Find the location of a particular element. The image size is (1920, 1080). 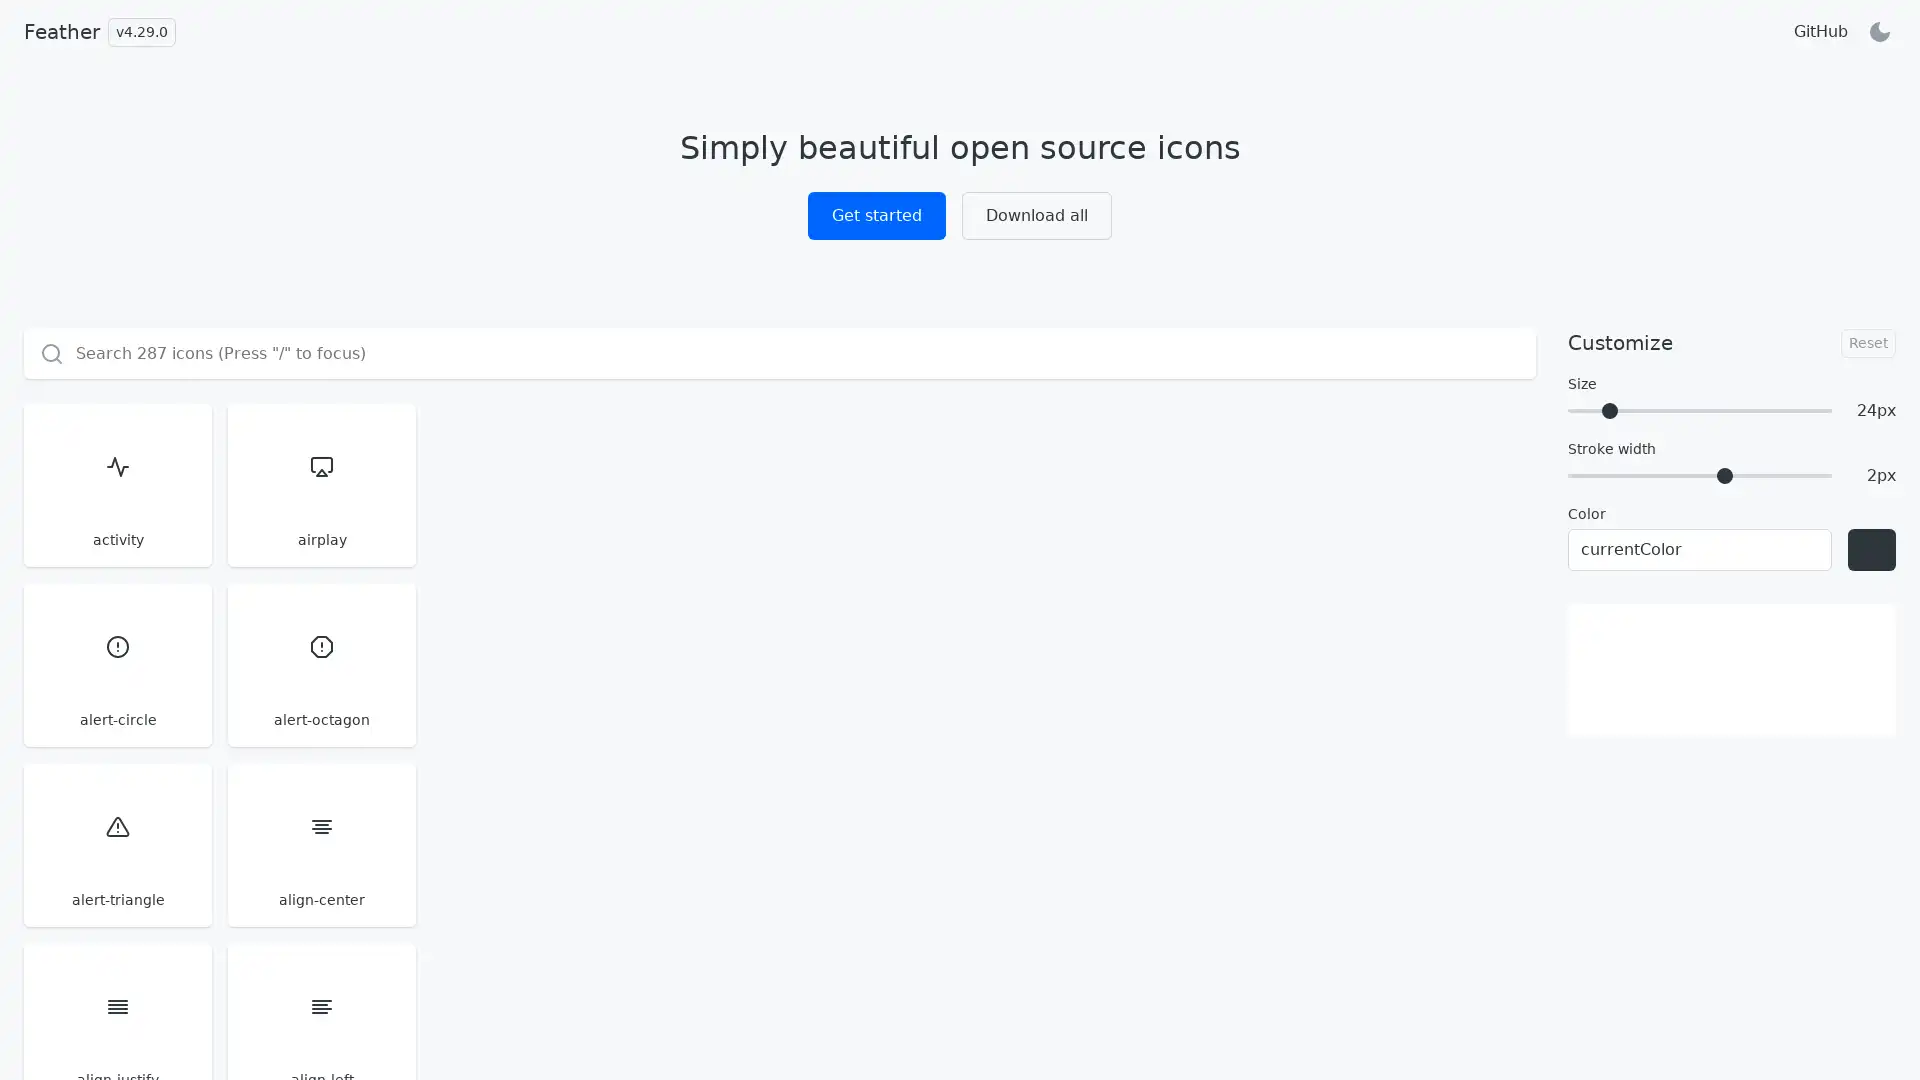

airplay is located at coordinates (268, 485).